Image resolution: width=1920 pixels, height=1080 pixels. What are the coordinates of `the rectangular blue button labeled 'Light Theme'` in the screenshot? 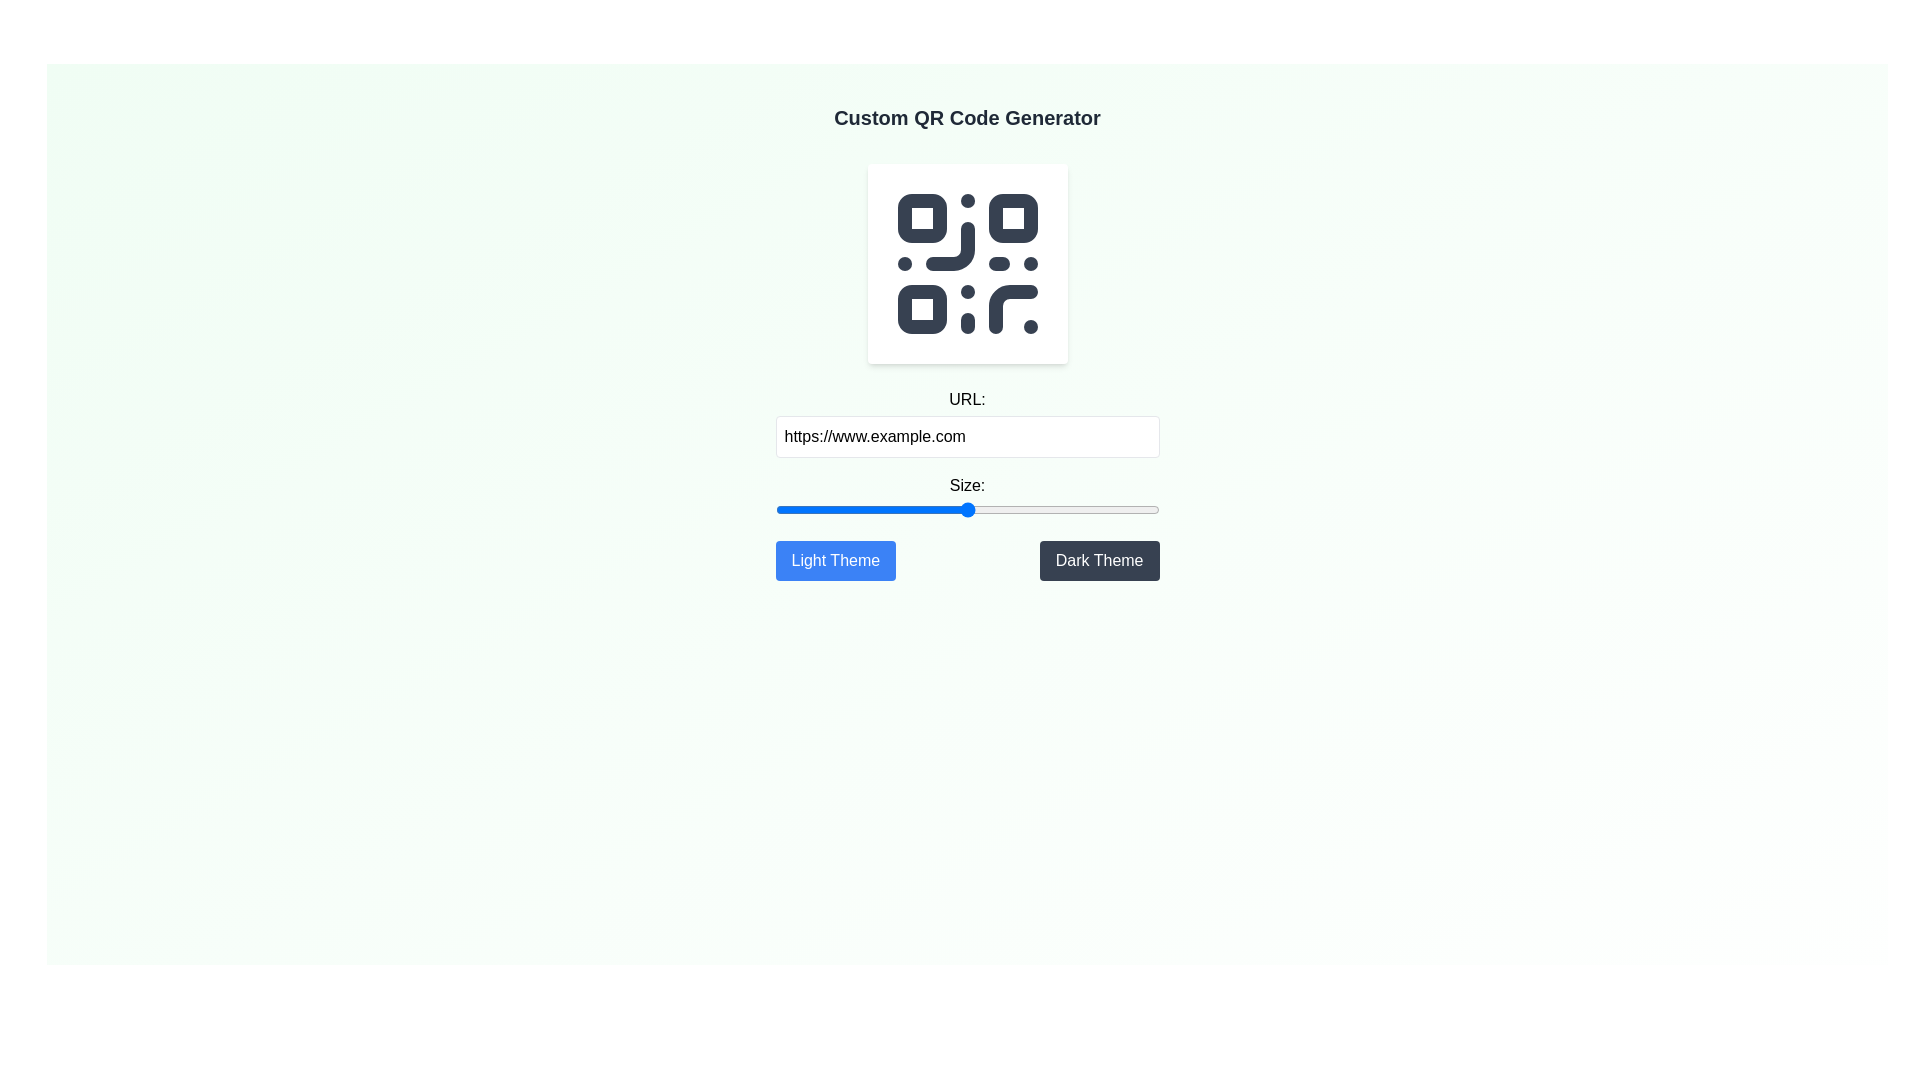 It's located at (835, 560).